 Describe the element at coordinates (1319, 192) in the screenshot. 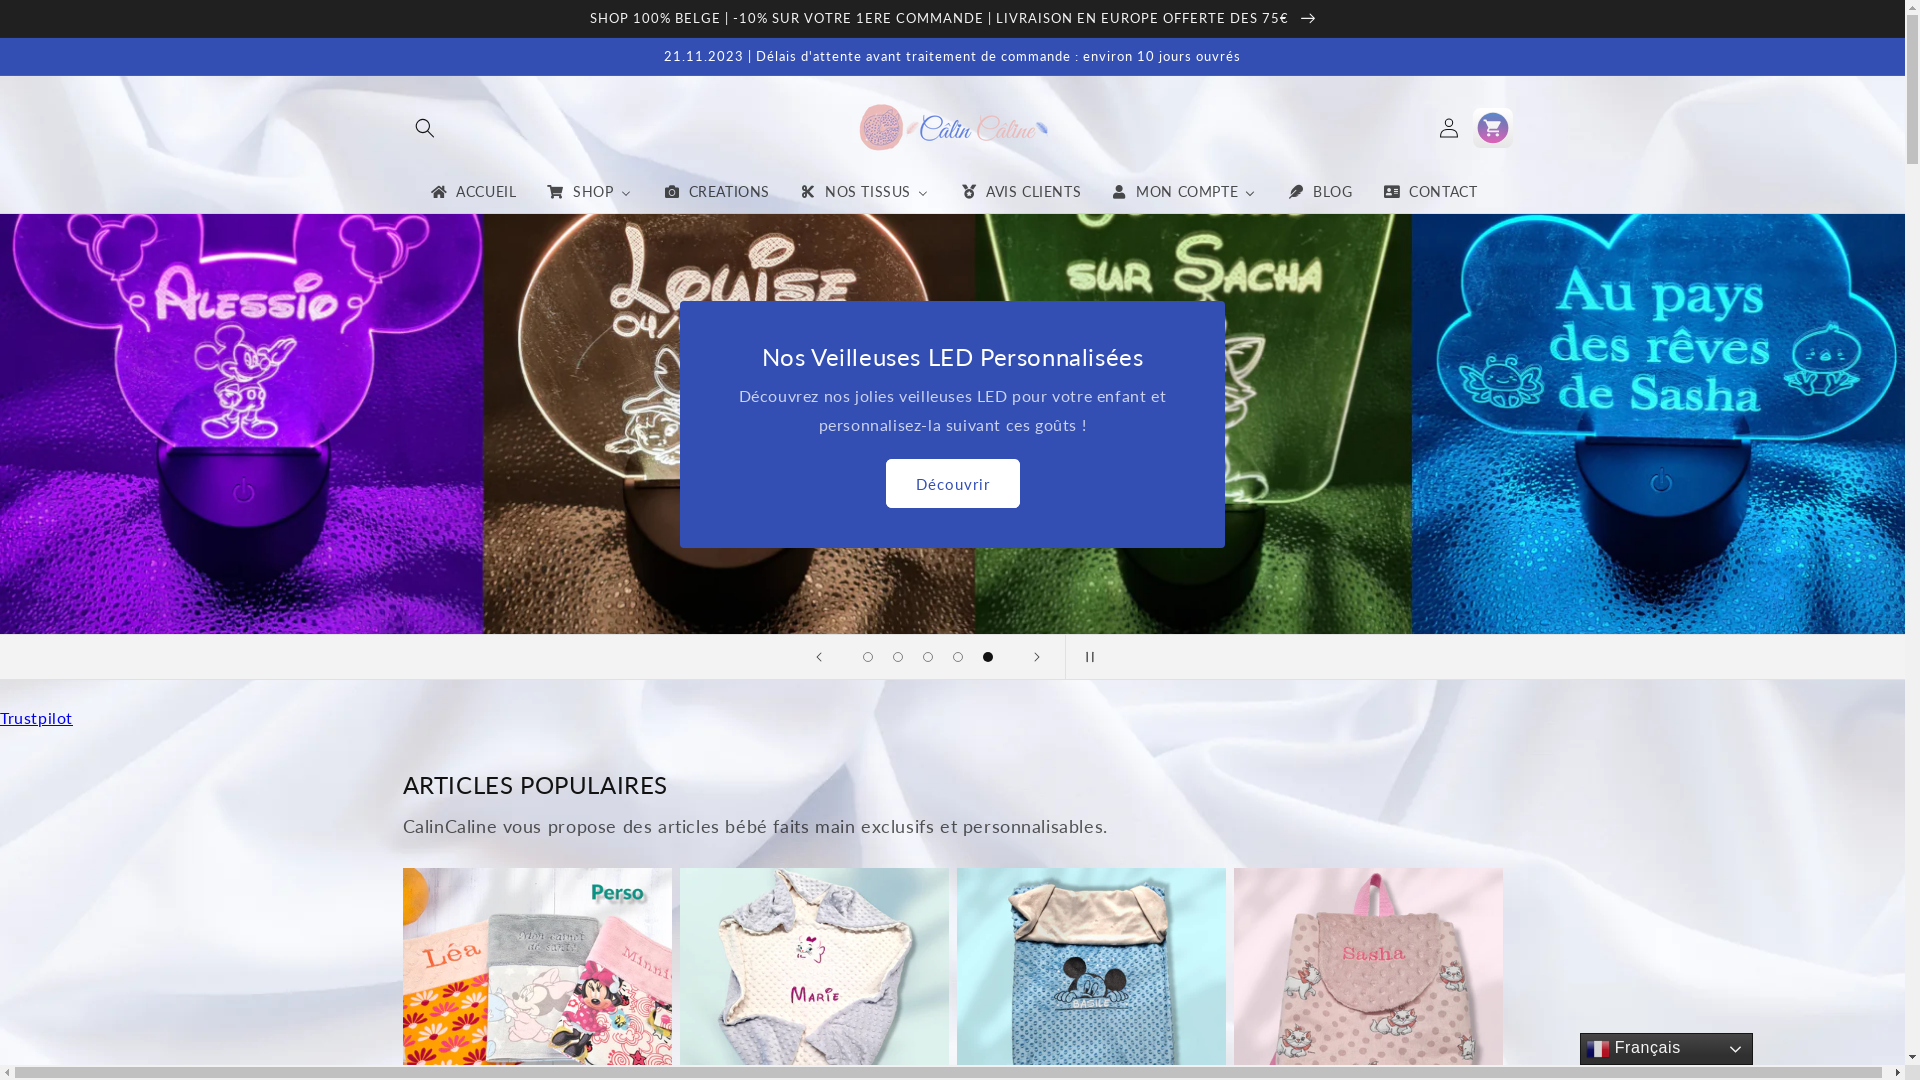

I see `'BLOG'` at that location.